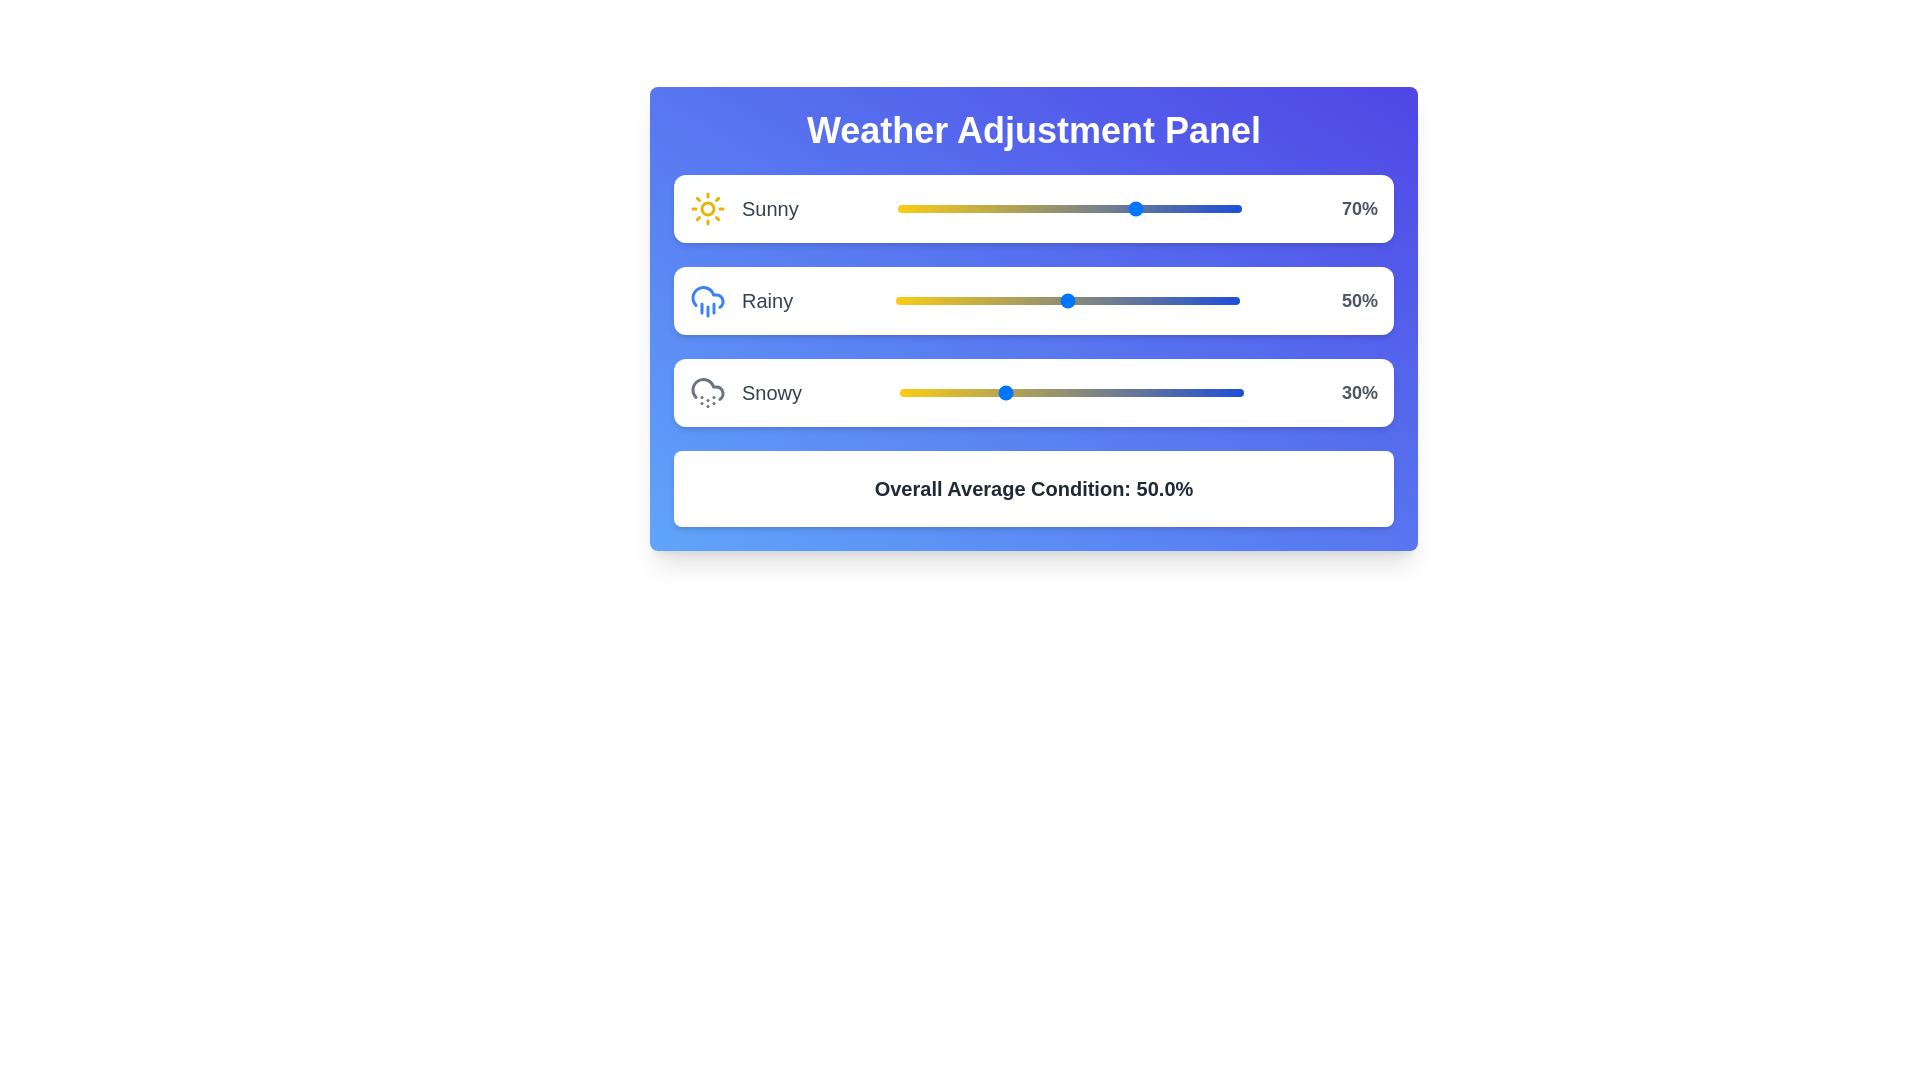 The image size is (1920, 1080). What do you see at coordinates (1195, 393) in the screenshot?
I see `the snowy condition percentage` at bounding box center [1195, 393].